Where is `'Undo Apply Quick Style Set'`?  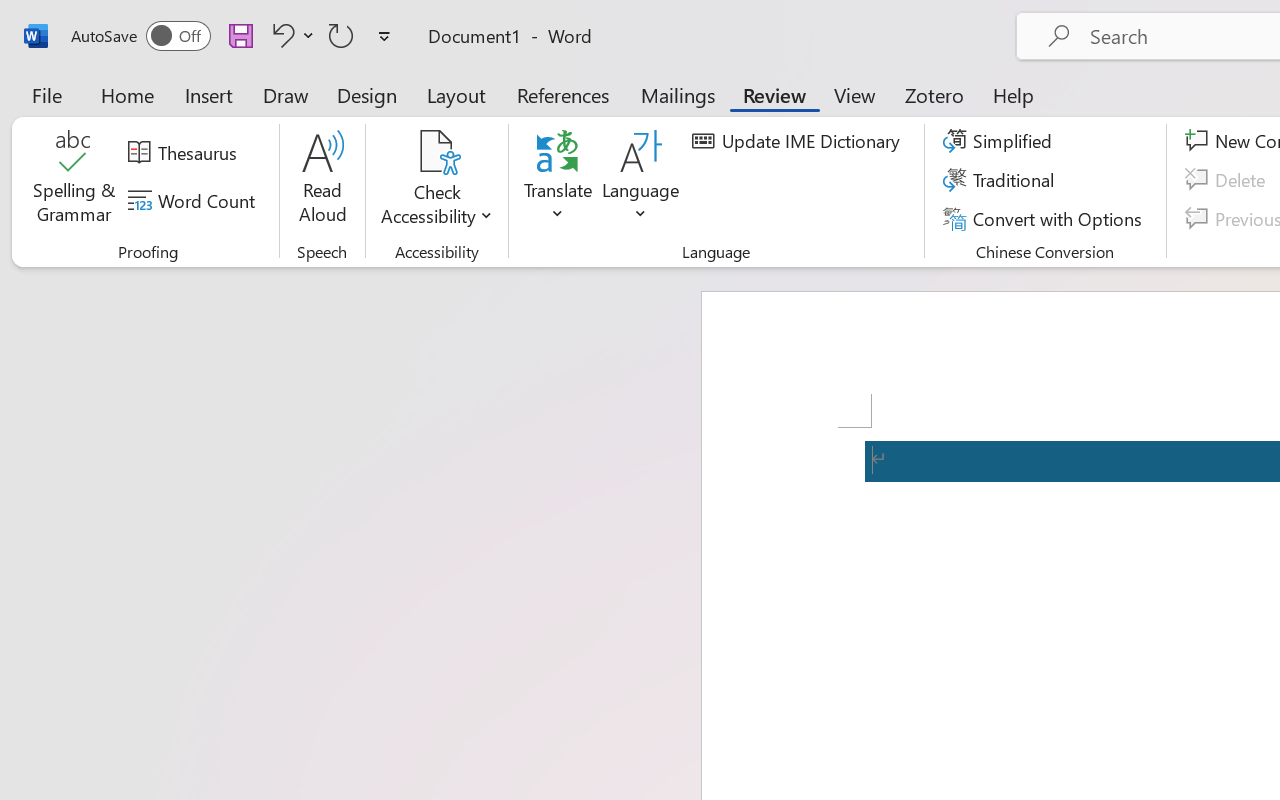
'Undo Apply Quick Style Set' is located at coordinates (289, 34).